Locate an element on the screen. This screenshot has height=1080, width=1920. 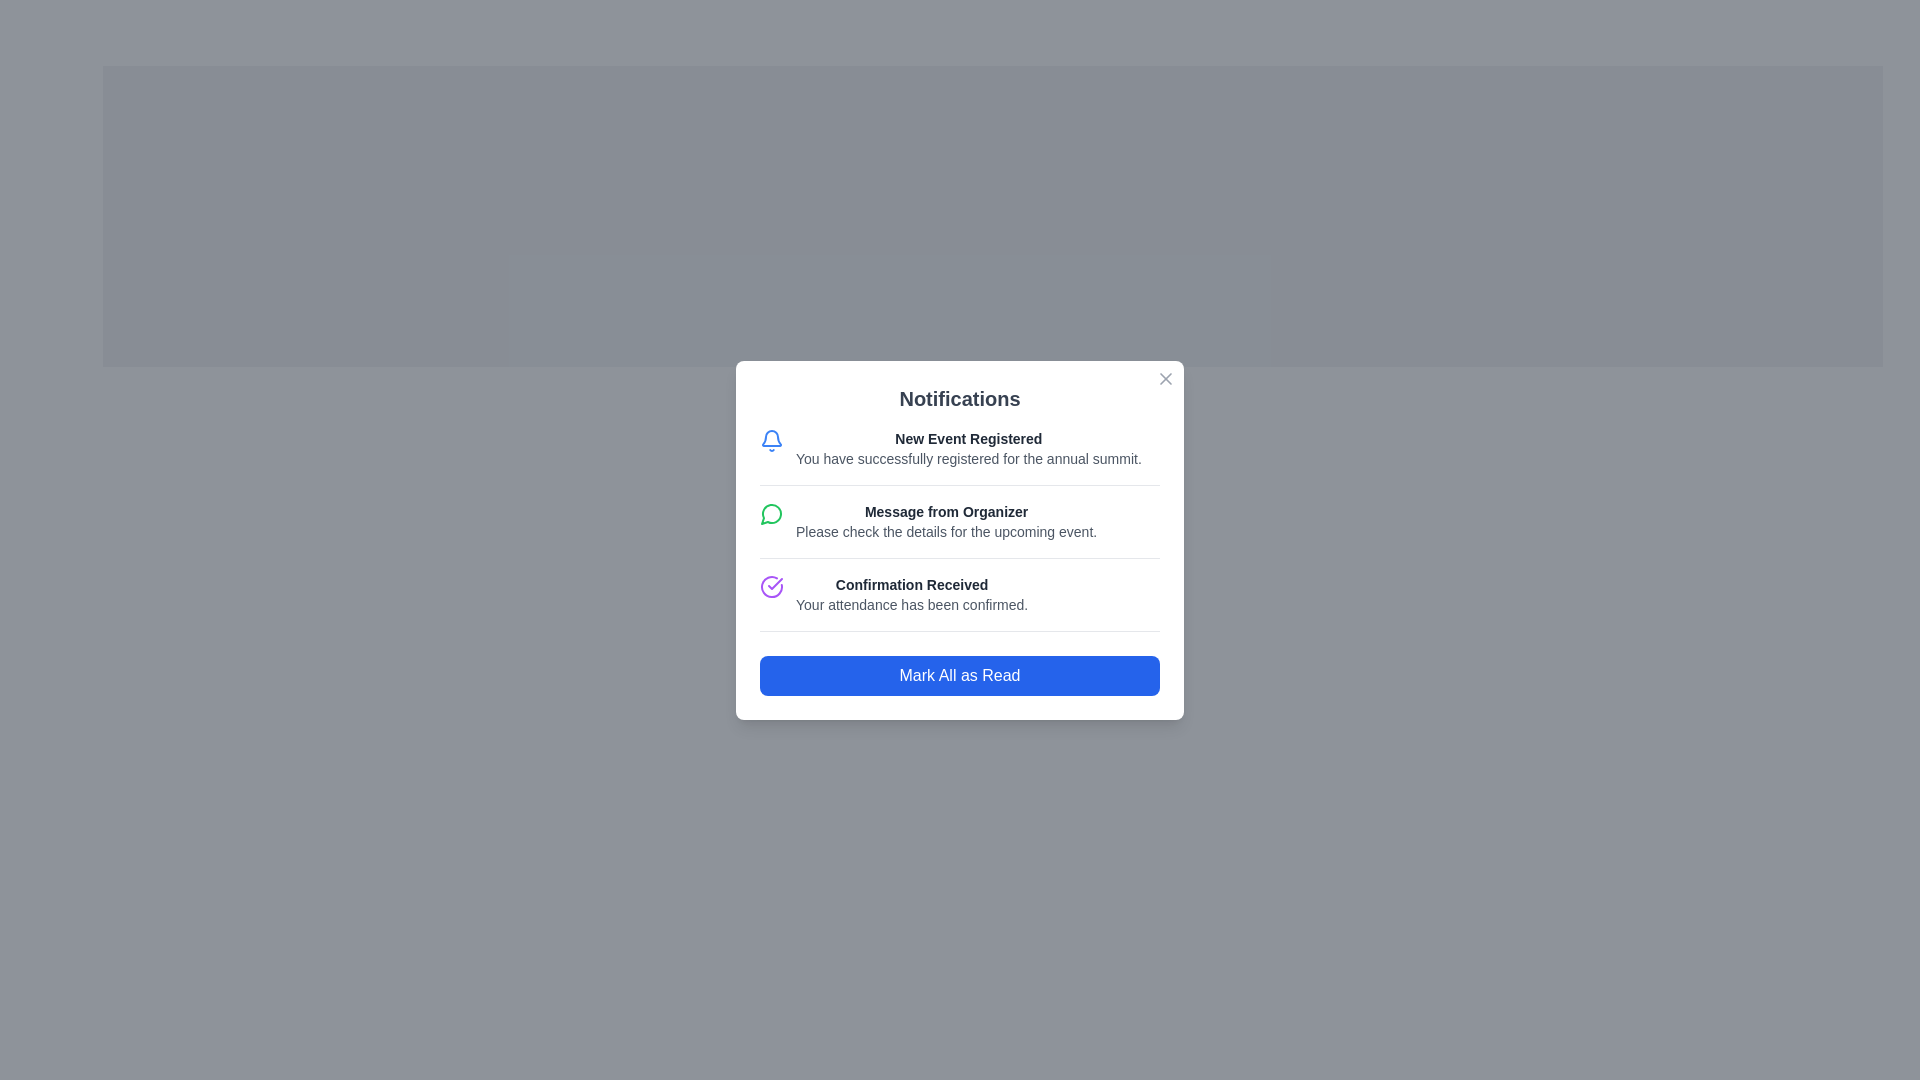
the 'x' icon button in the top-right corner of the notification modal to change its color from gray to red is located at coordinates (1166, 378).